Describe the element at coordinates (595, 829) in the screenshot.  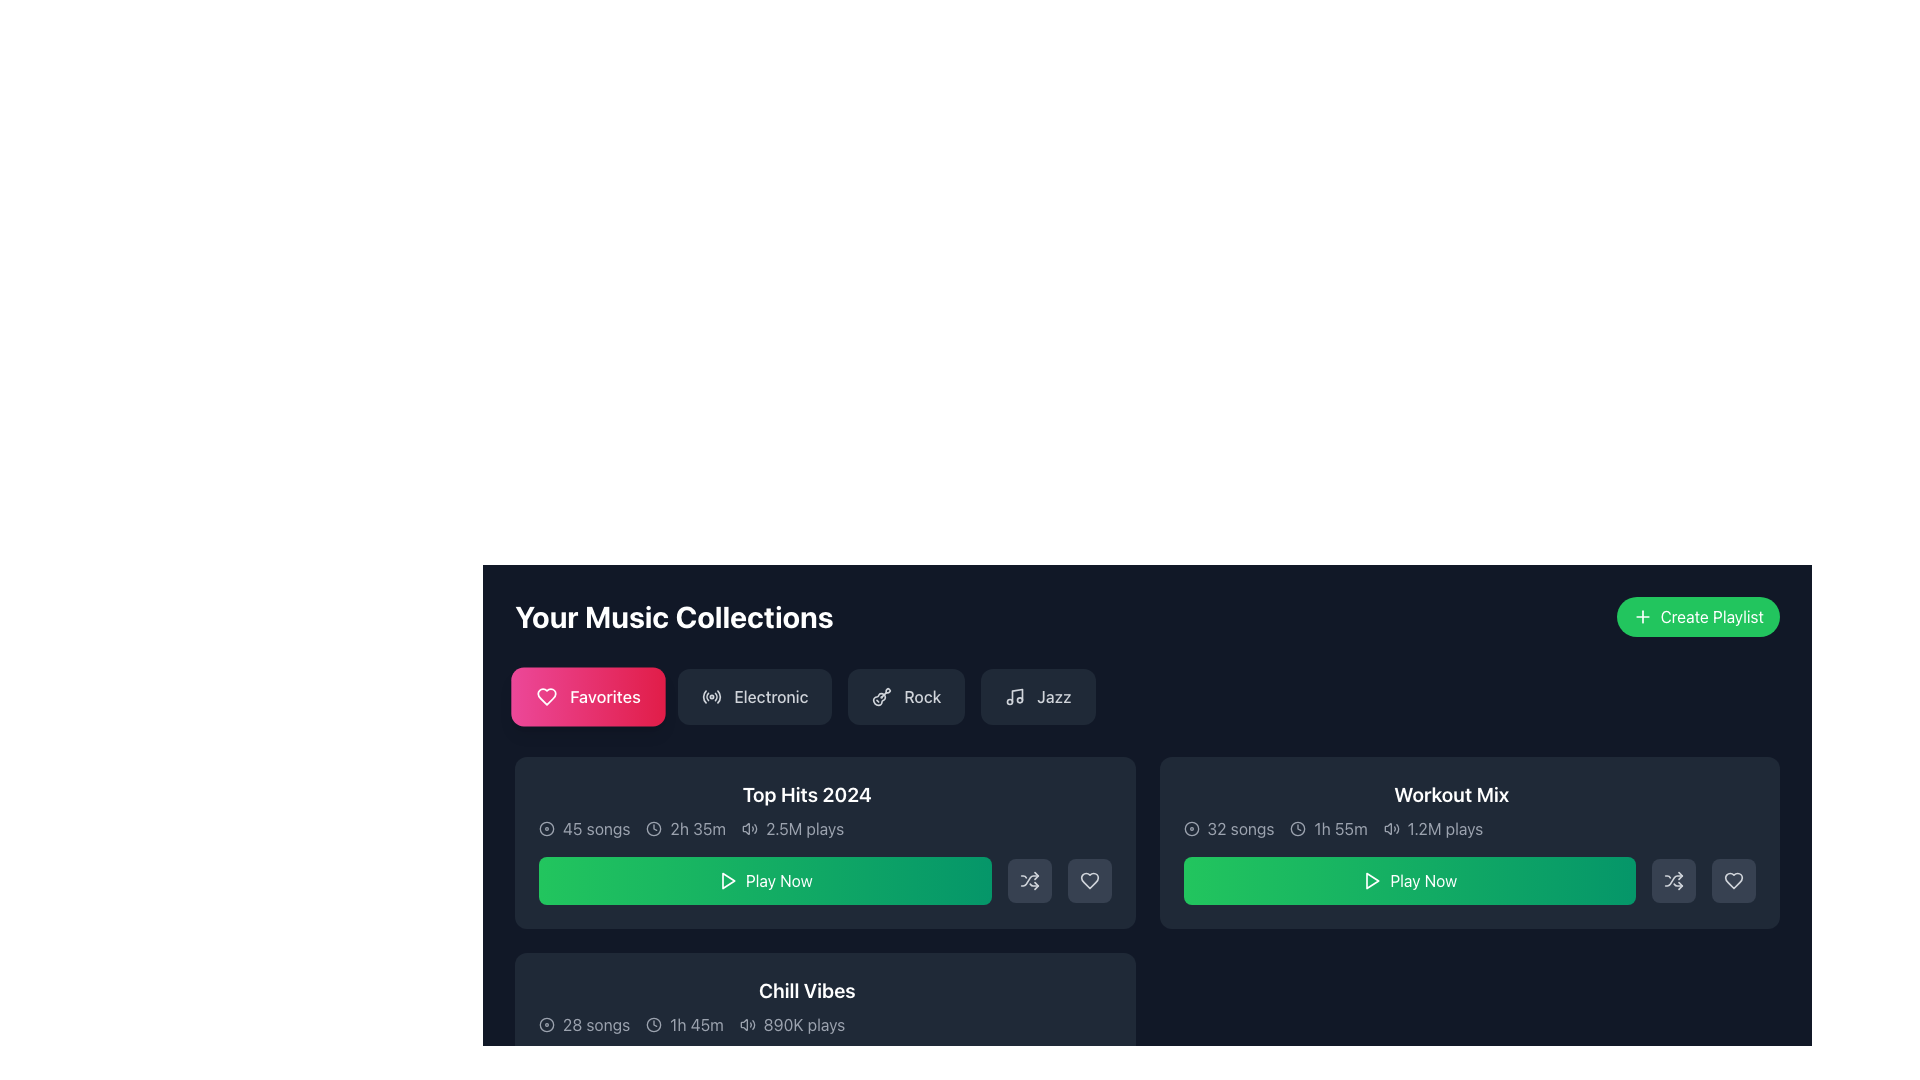
I see `text label displaying '45 songs' which is part of the music collection details in the 'Top Hits 2024' card` at that location.